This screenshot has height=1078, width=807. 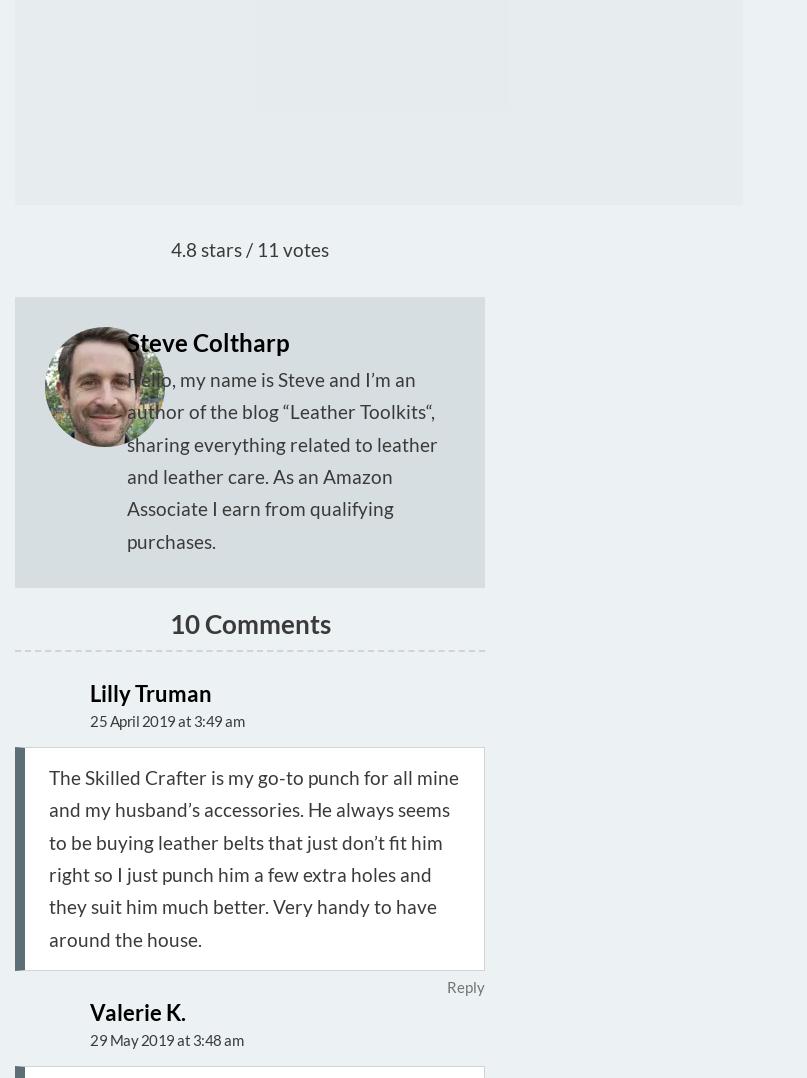 I want to click on 'votes', so click(x=302, y=248).